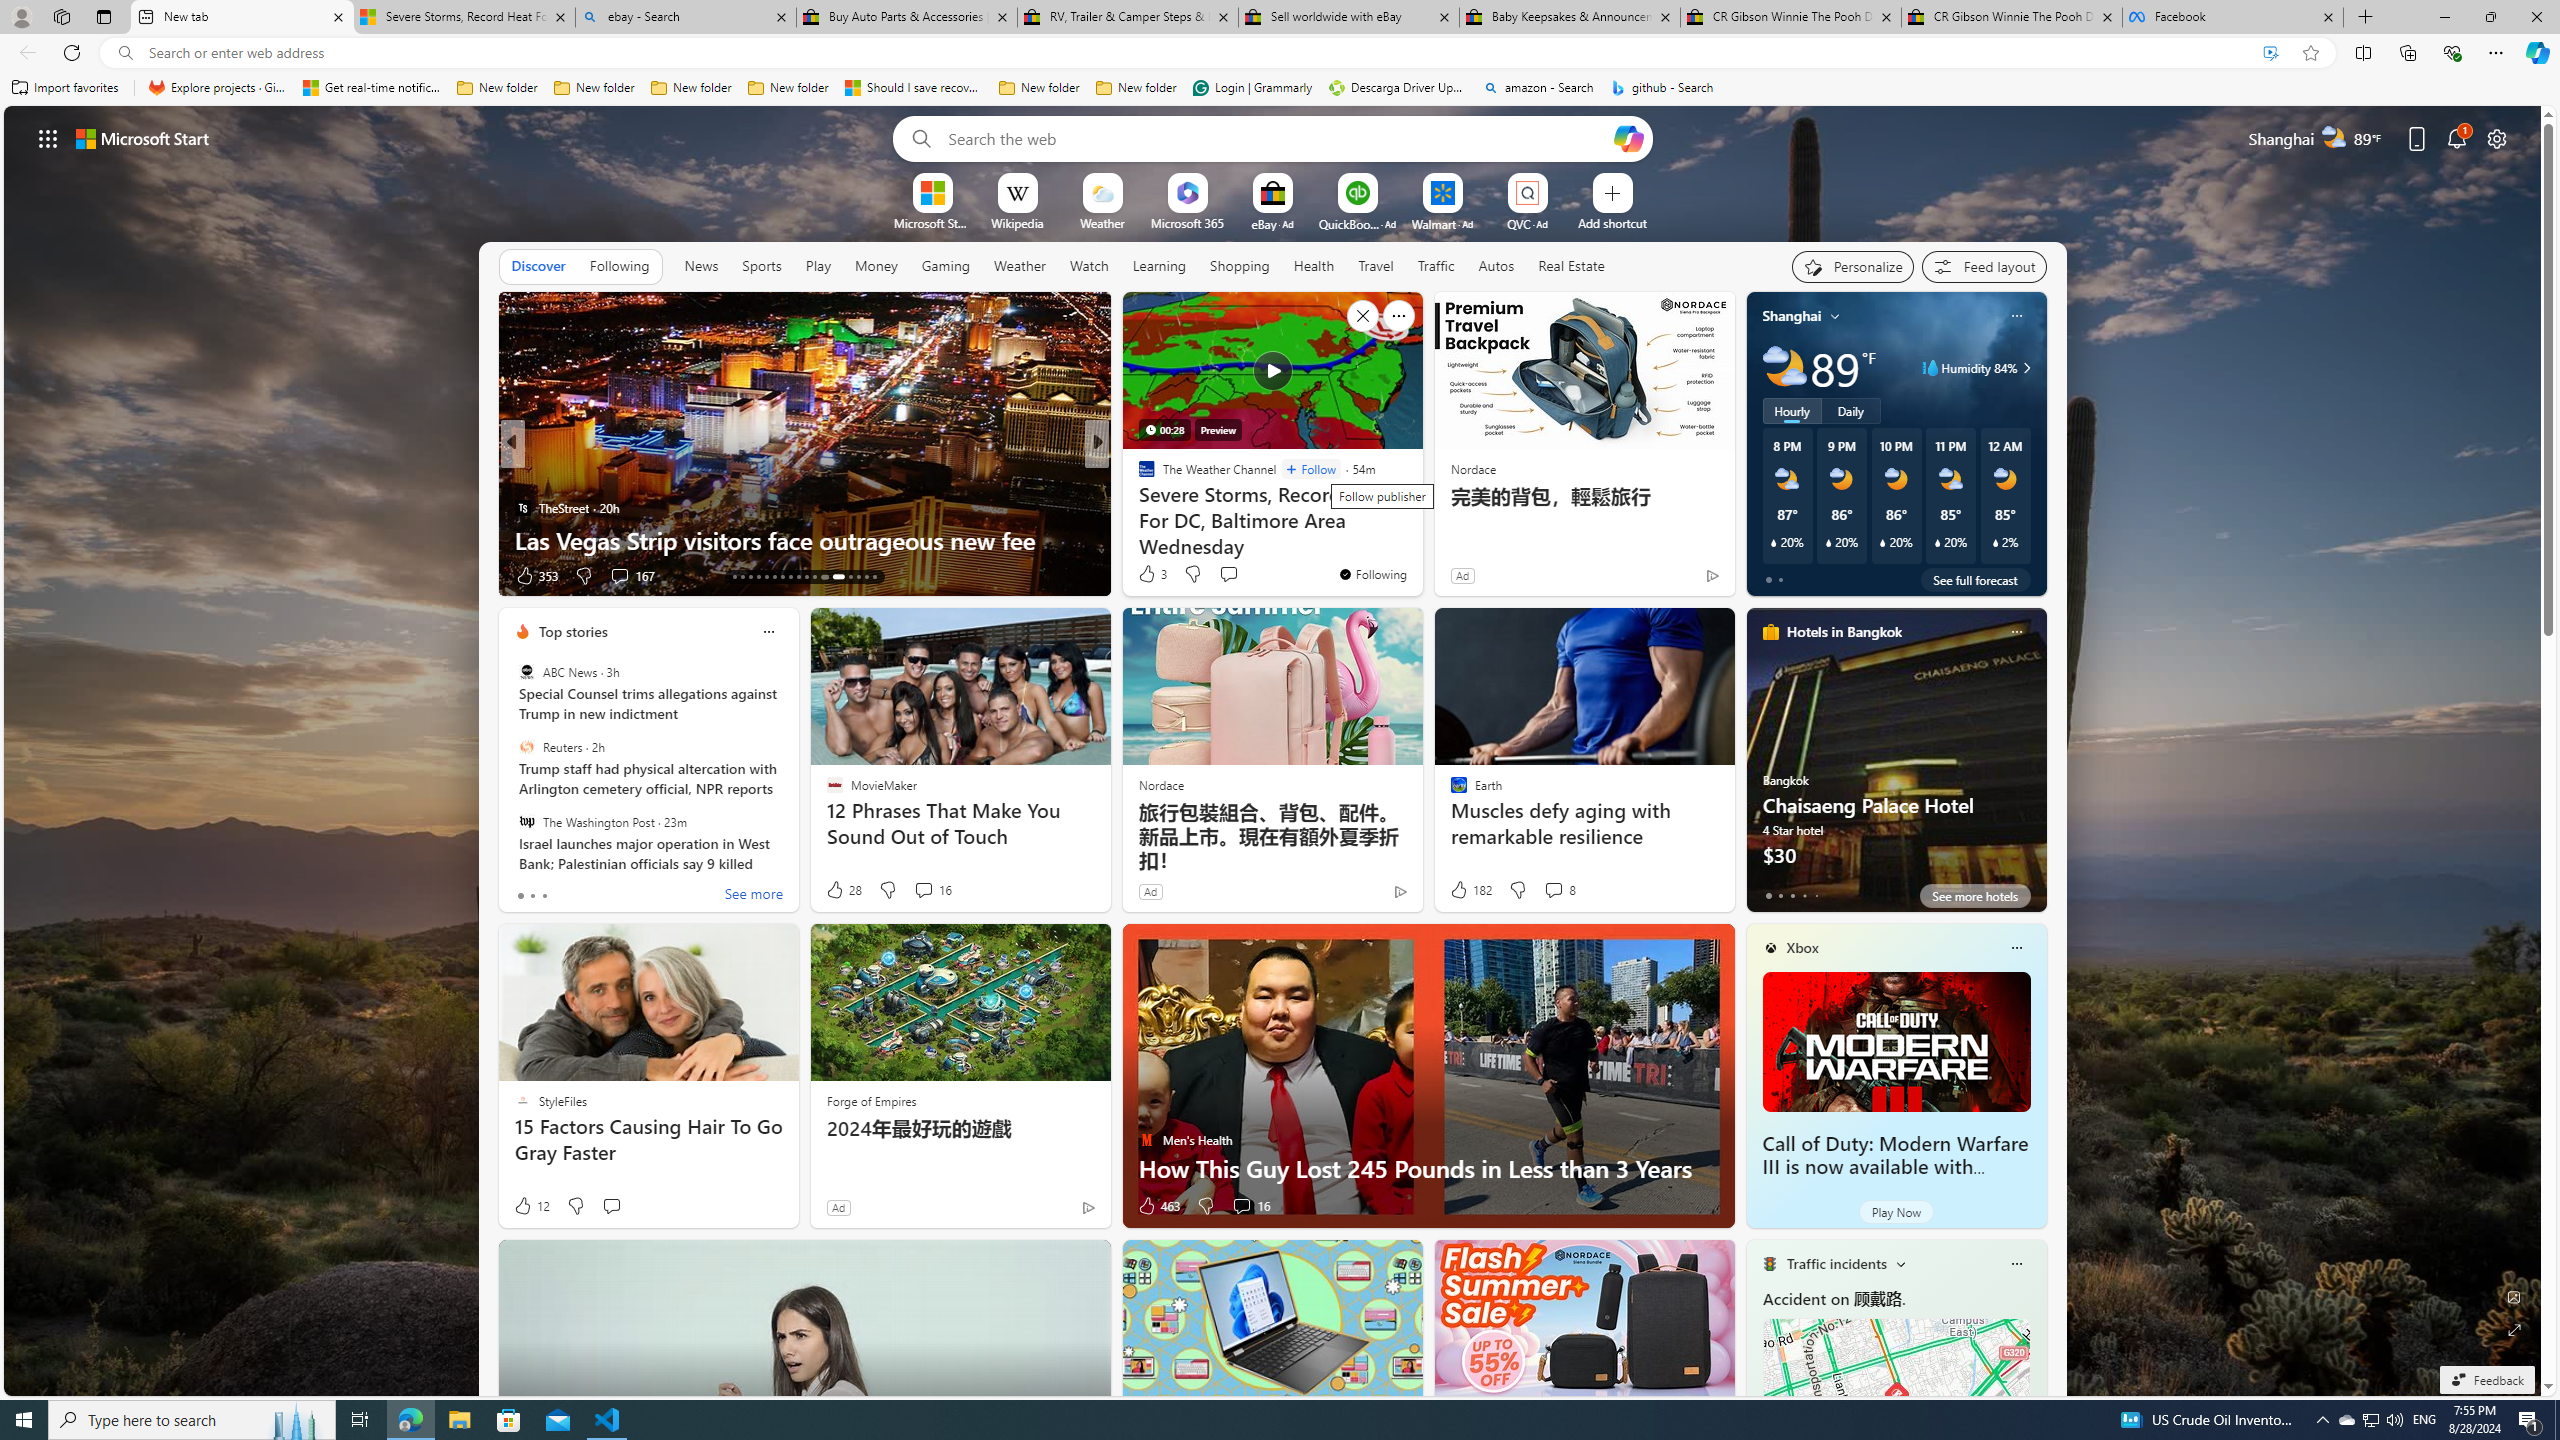  Describe the element at coordinates (1852, 267) in the screenshot. I see `'Personalize your feed"'` at that location.